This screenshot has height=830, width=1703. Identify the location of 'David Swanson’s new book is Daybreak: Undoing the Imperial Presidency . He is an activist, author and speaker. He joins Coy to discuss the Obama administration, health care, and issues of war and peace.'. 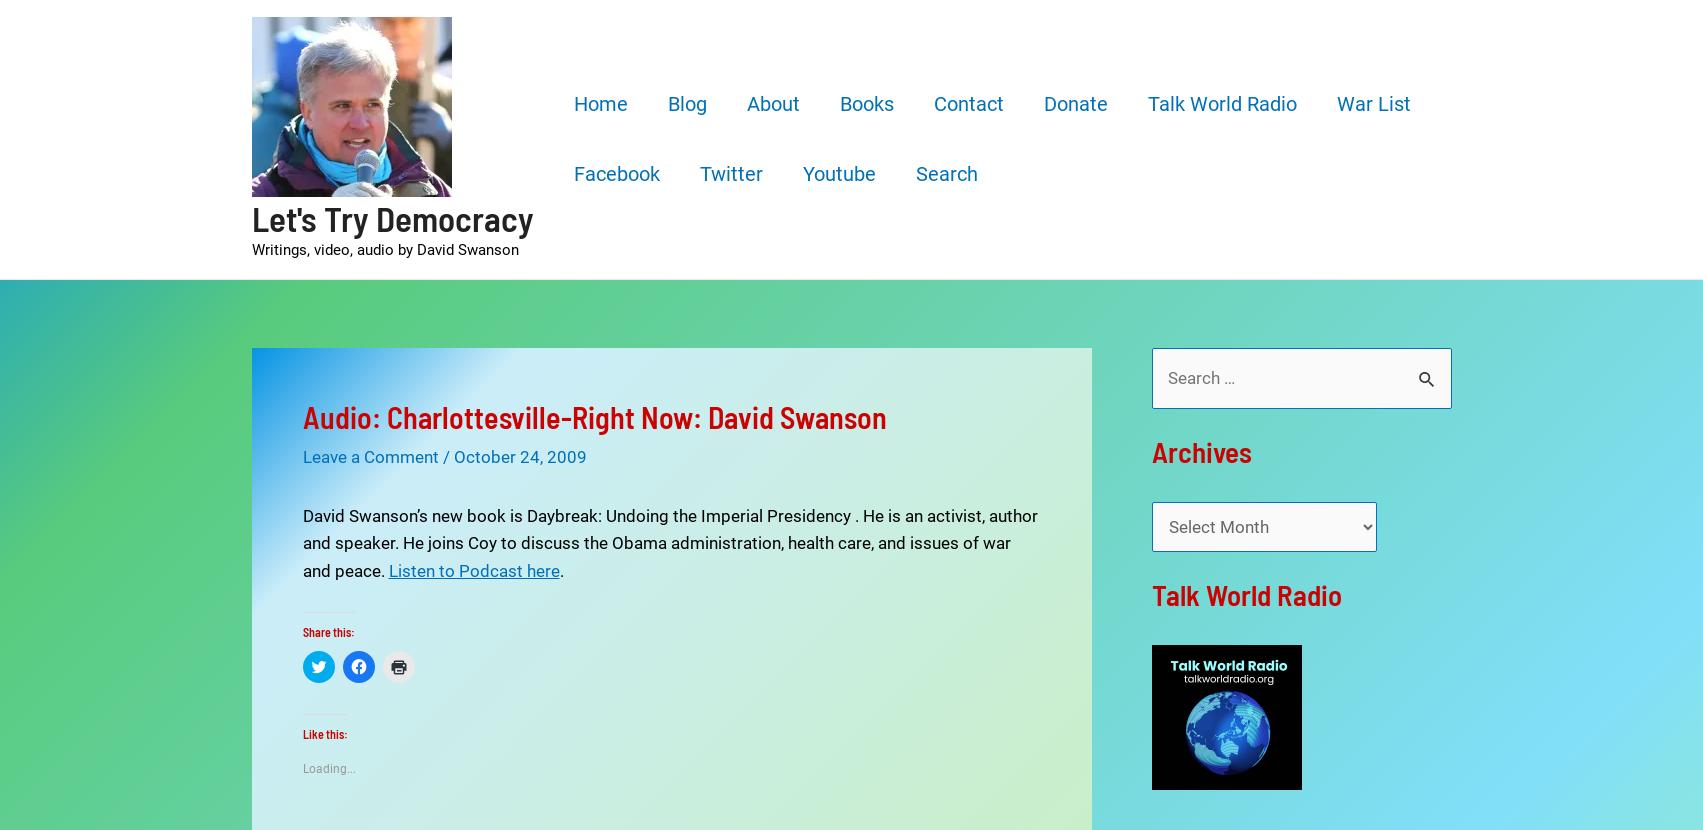
(668, 541).